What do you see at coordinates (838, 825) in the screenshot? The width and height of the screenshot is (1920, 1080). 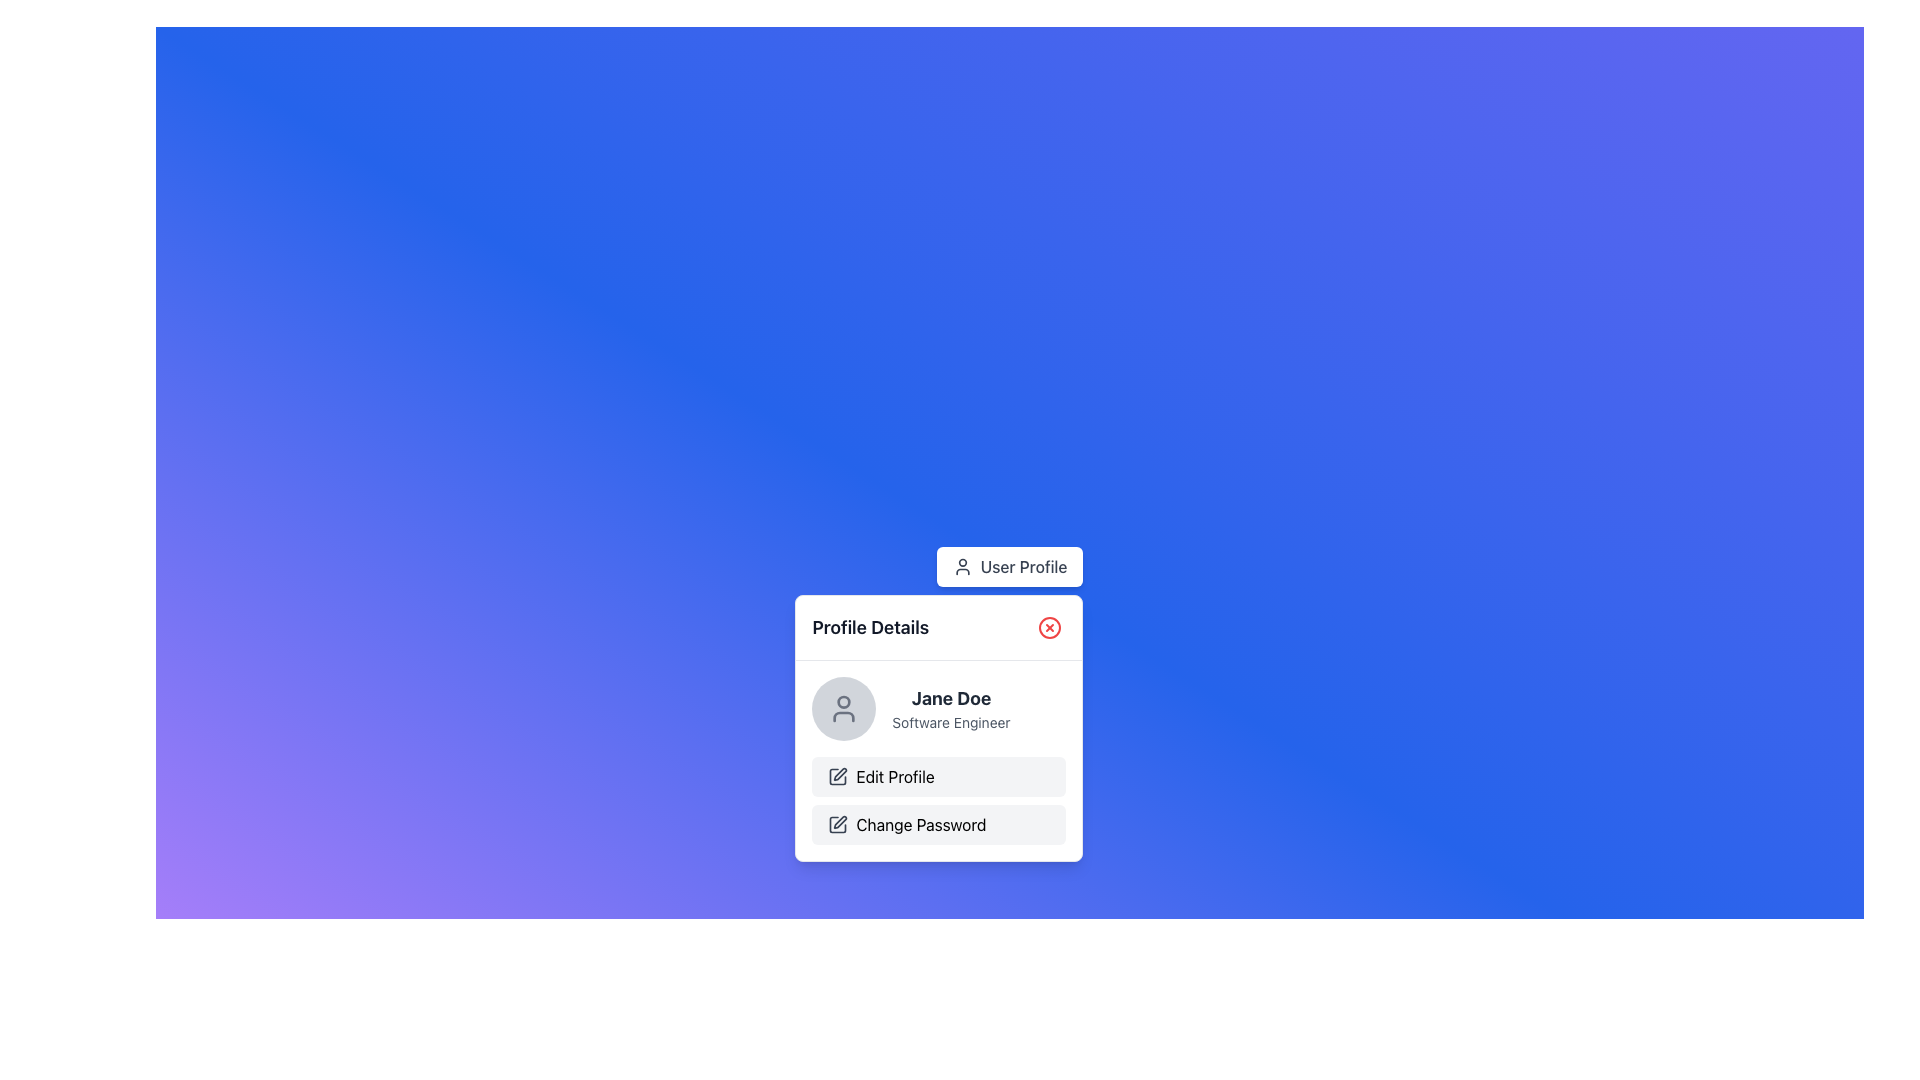 I see `the leftmost icon in the 'Change Password' button, which visually represents the possibility of editing or modifying information` at bounding box center [838, 825].